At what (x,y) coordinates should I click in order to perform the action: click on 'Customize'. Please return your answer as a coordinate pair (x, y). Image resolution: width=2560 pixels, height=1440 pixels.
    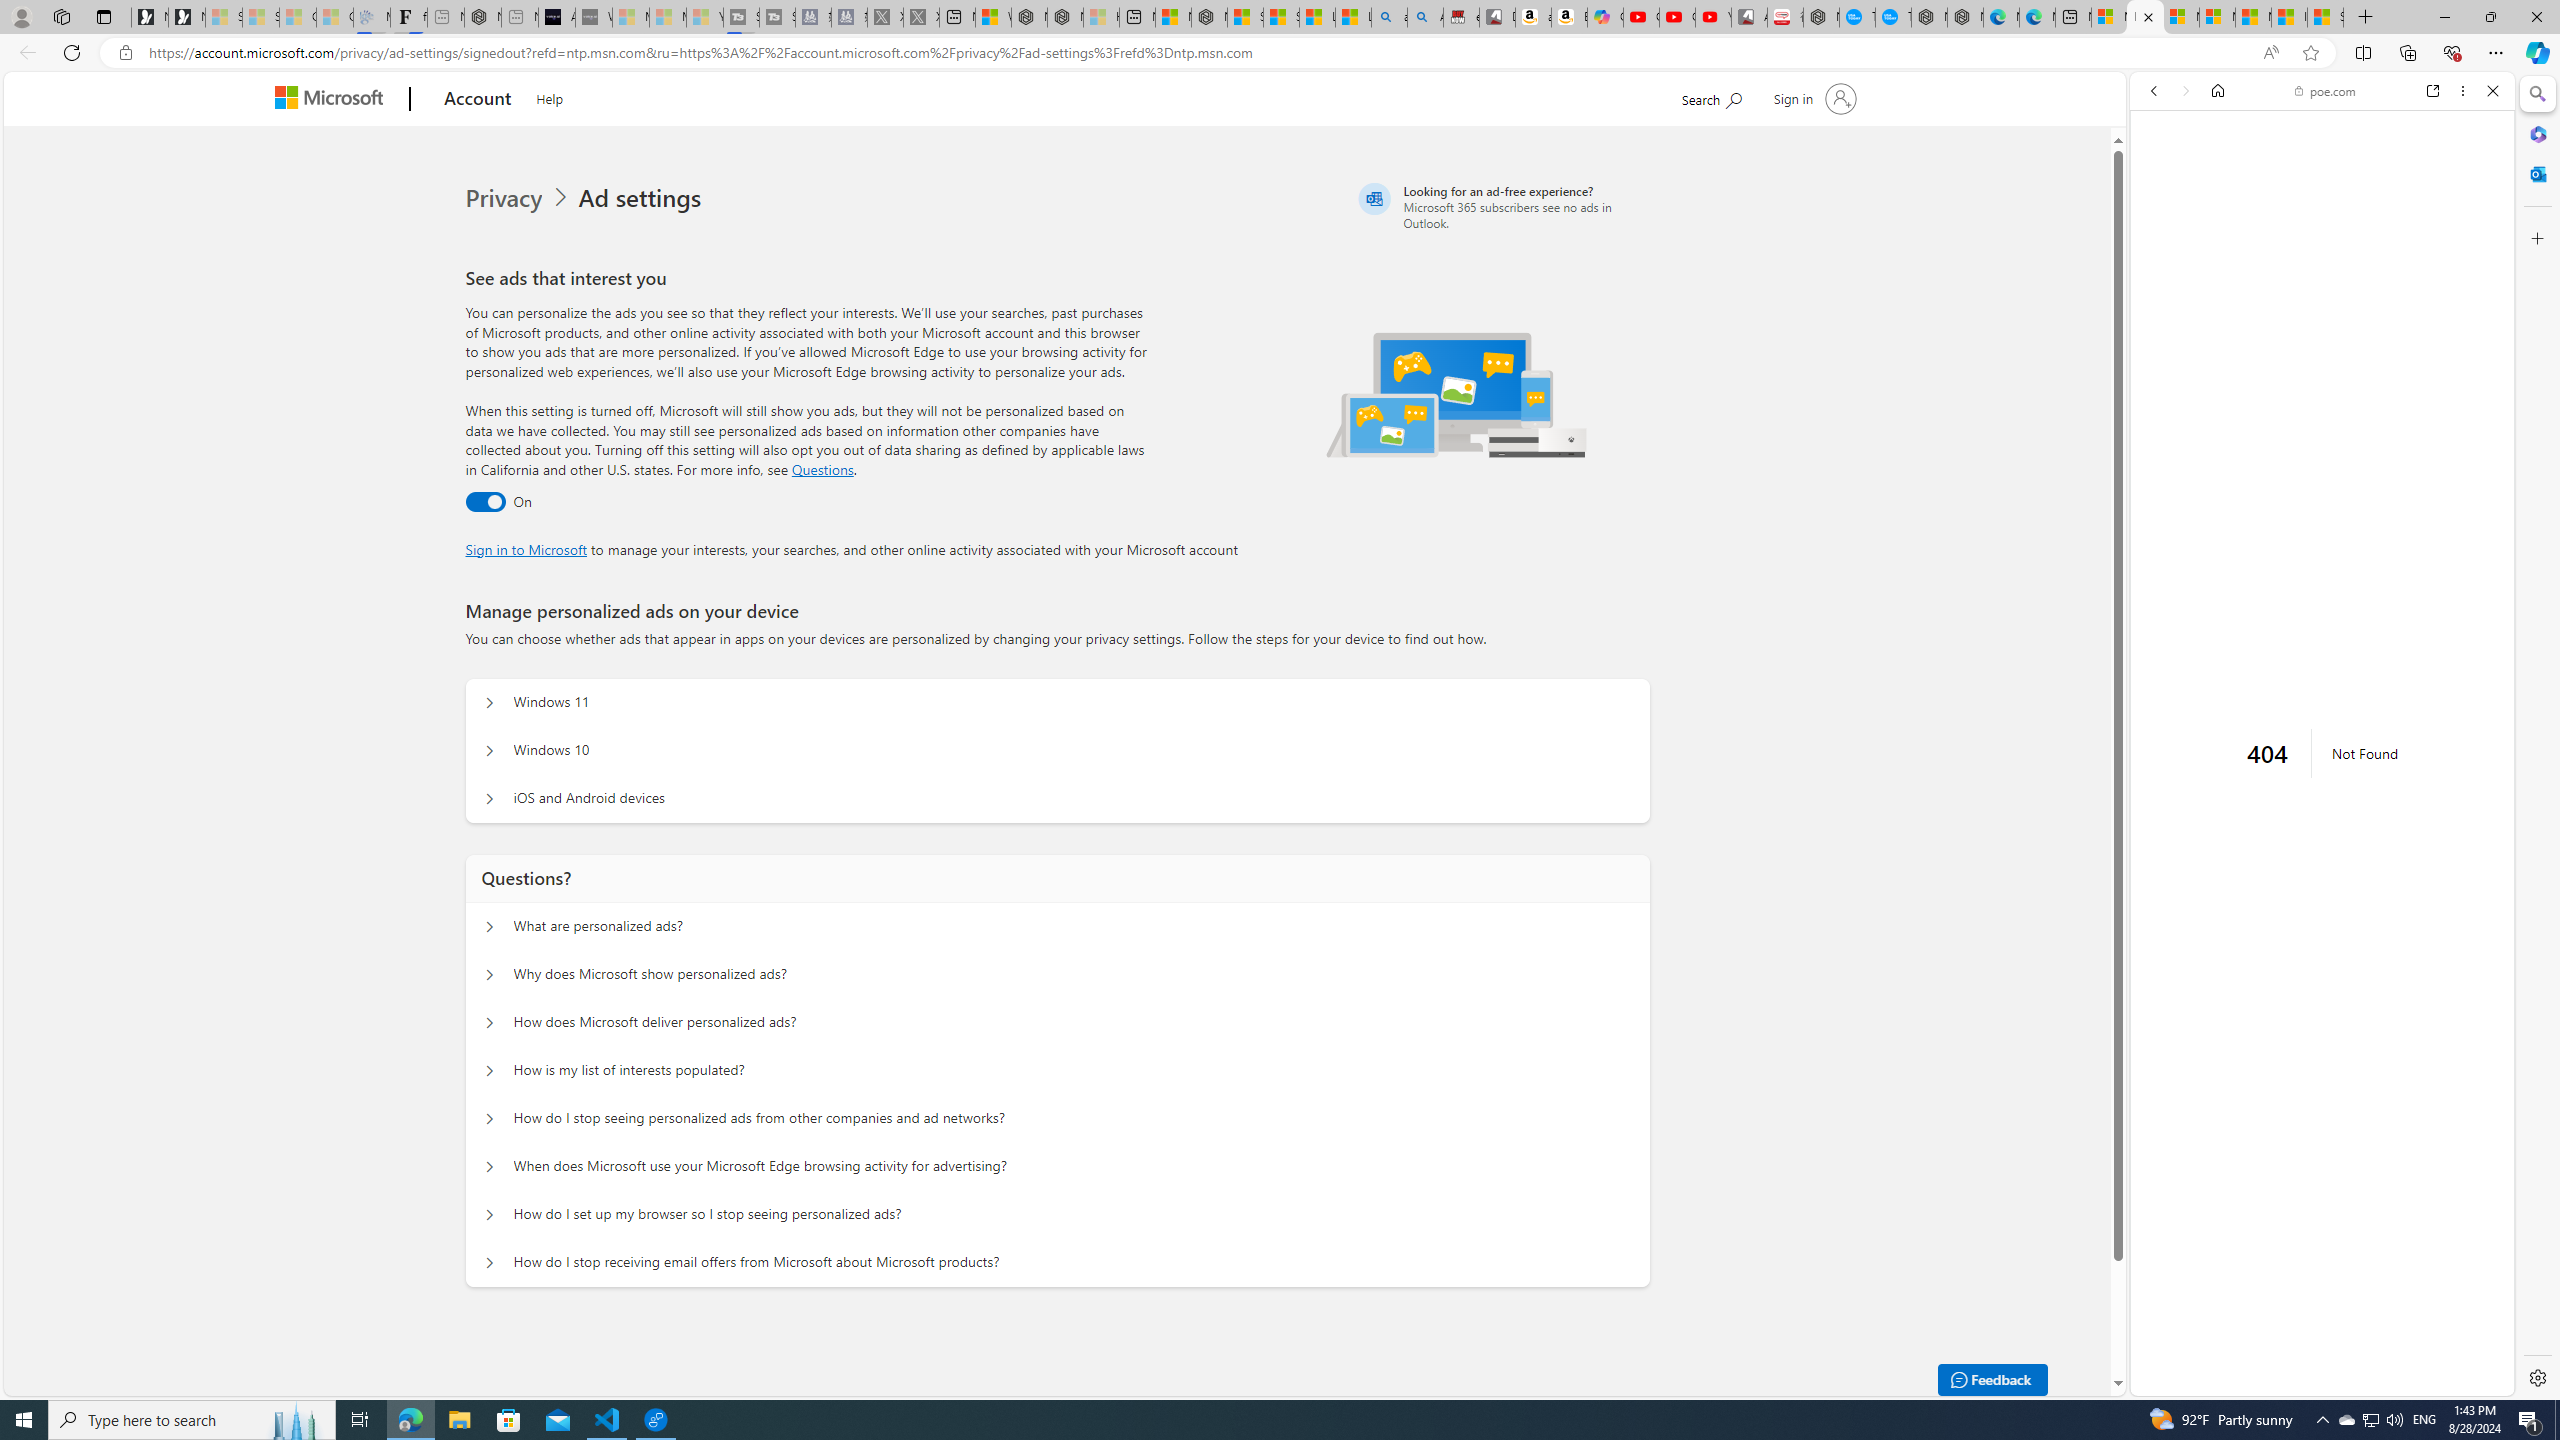
    Looking at the image, I should click on (2535, 237).